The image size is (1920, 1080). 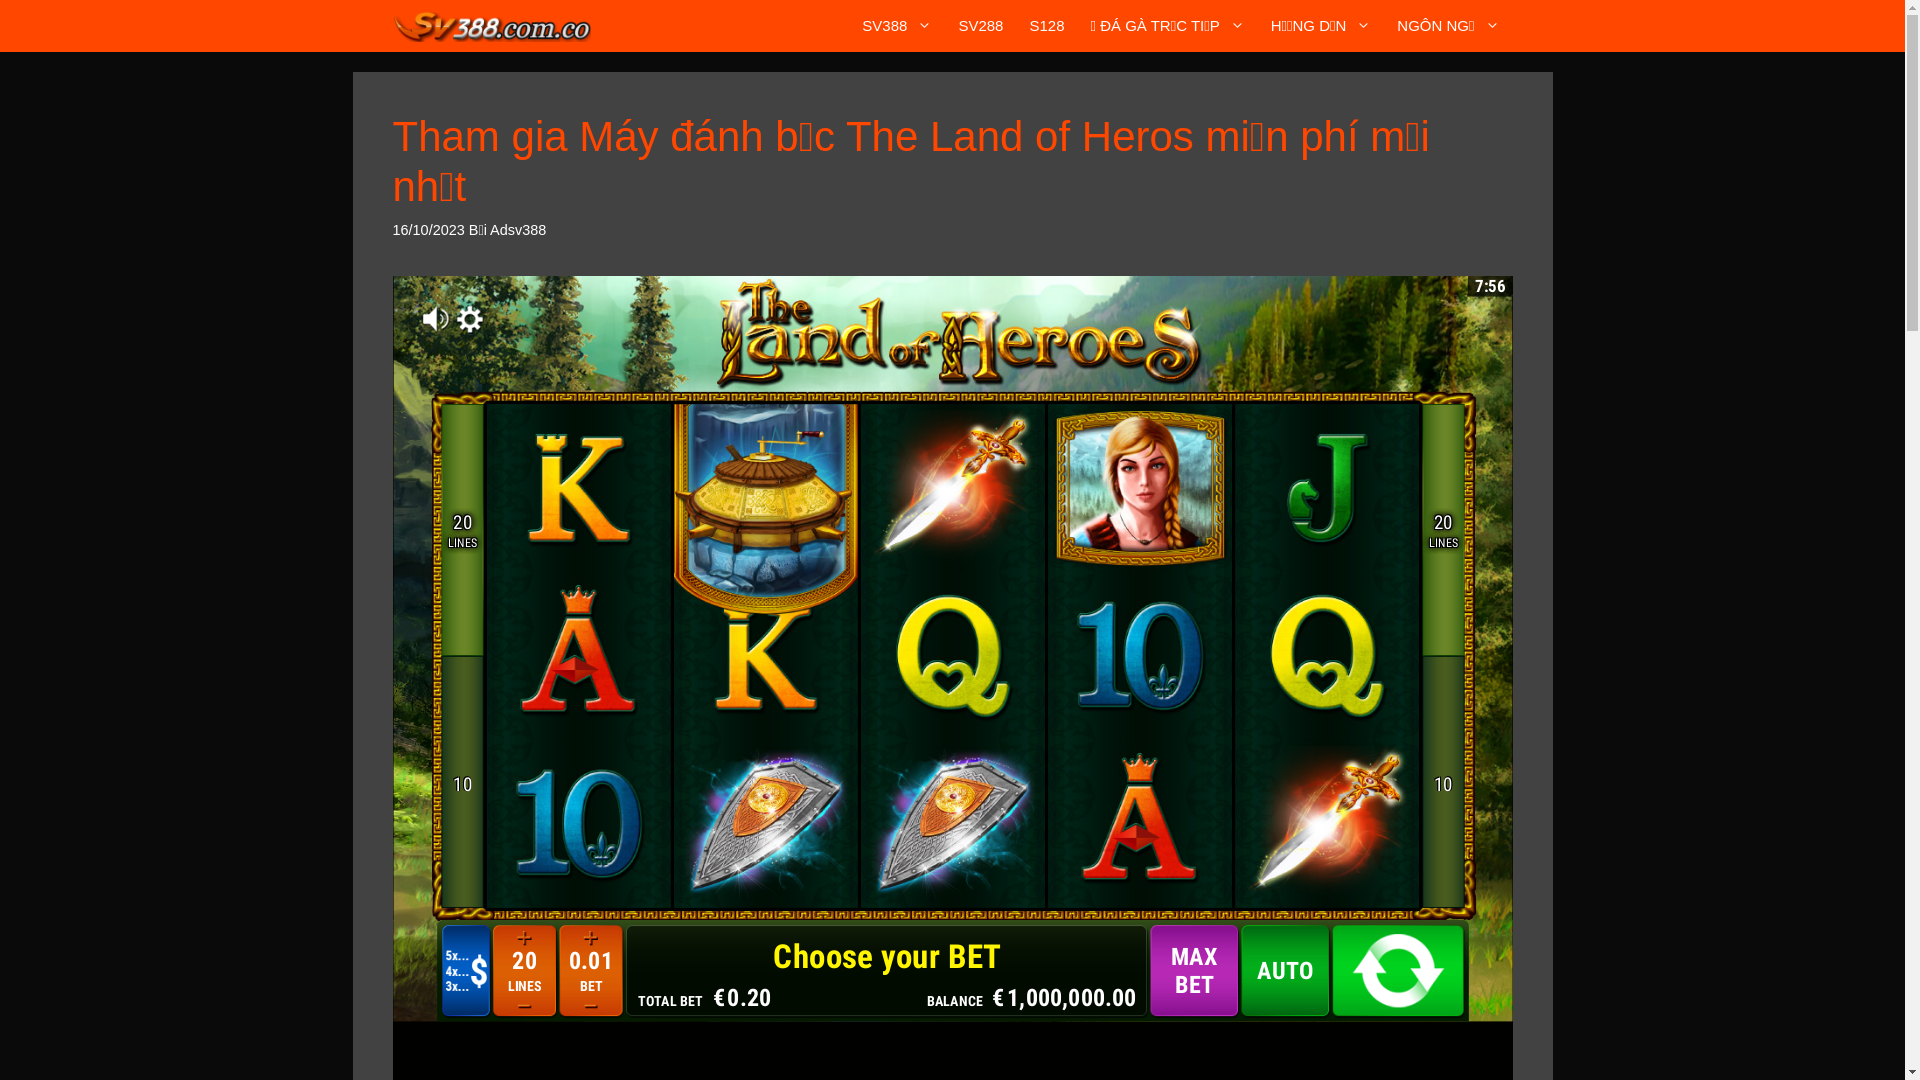 I want to click on 'S128', so click(x=1045, y=26).